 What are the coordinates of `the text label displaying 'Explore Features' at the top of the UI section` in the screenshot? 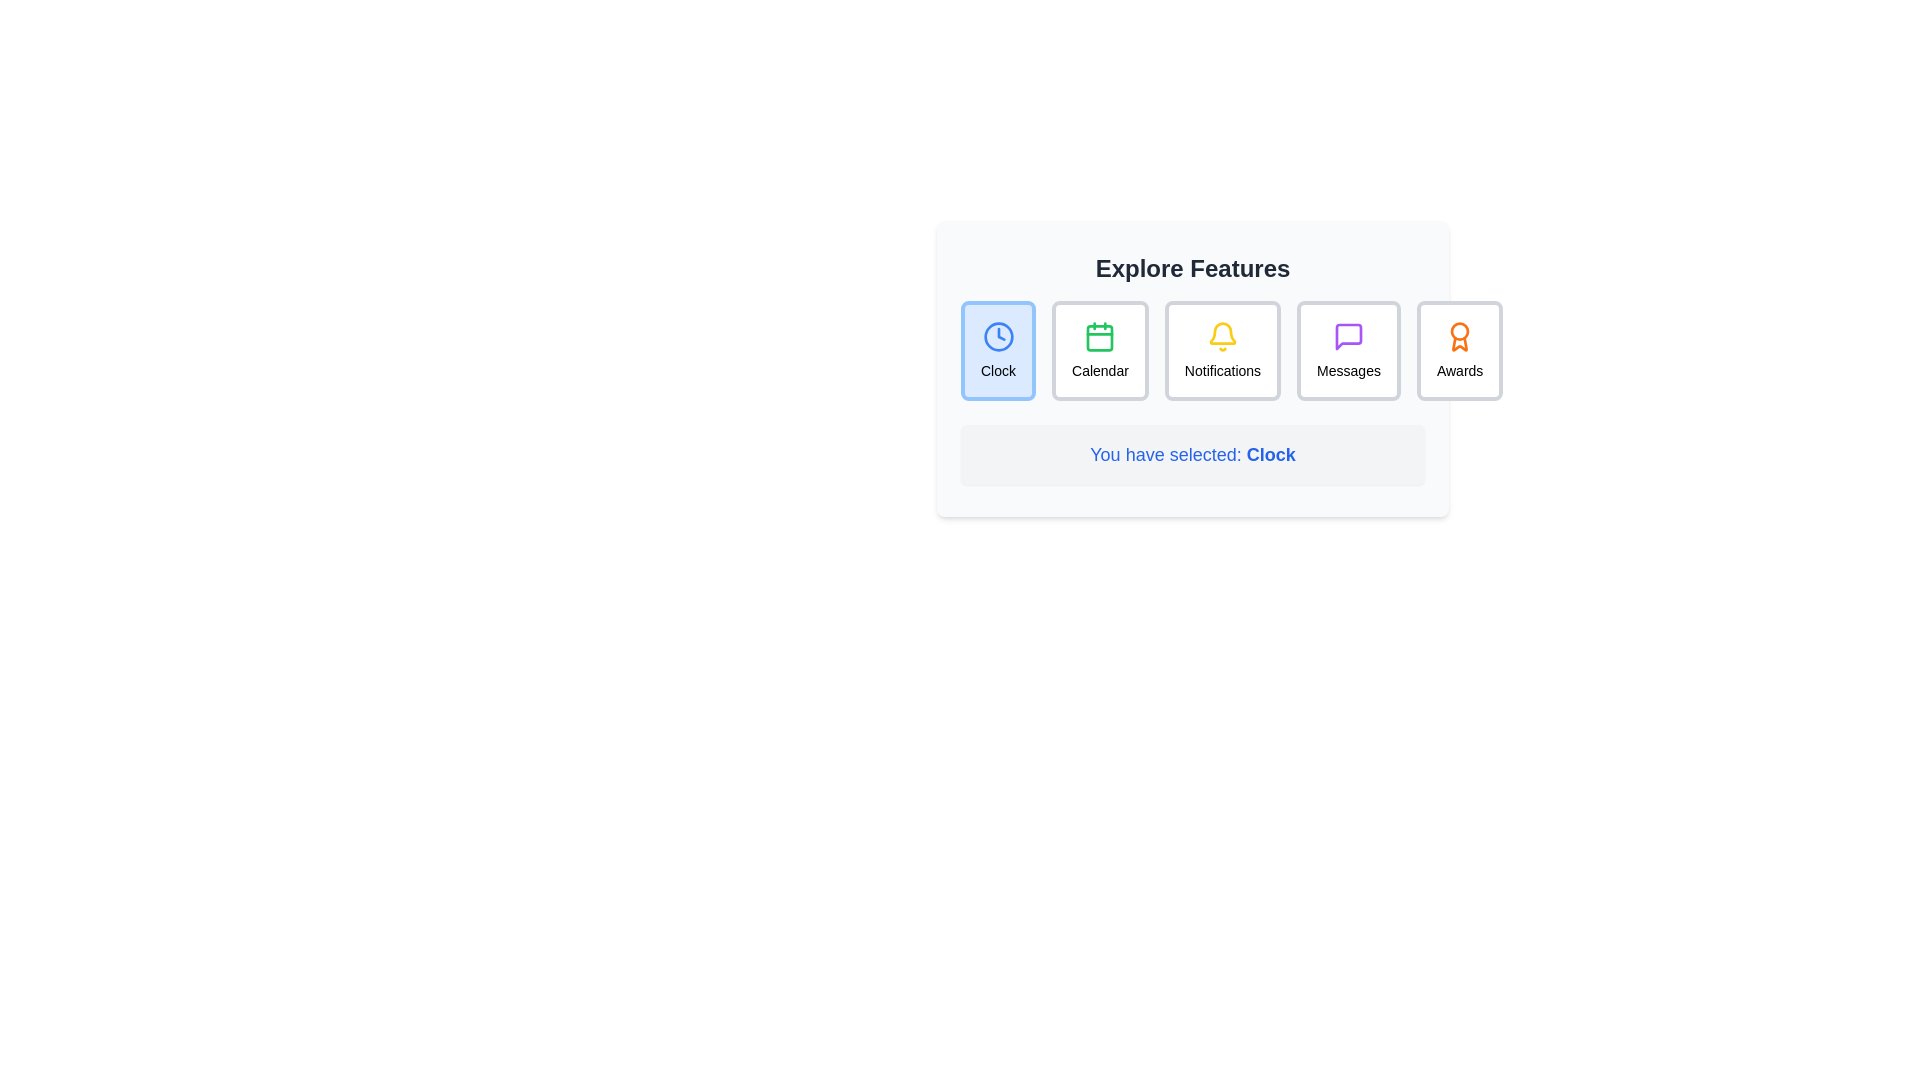 It's located at (1193, 268).